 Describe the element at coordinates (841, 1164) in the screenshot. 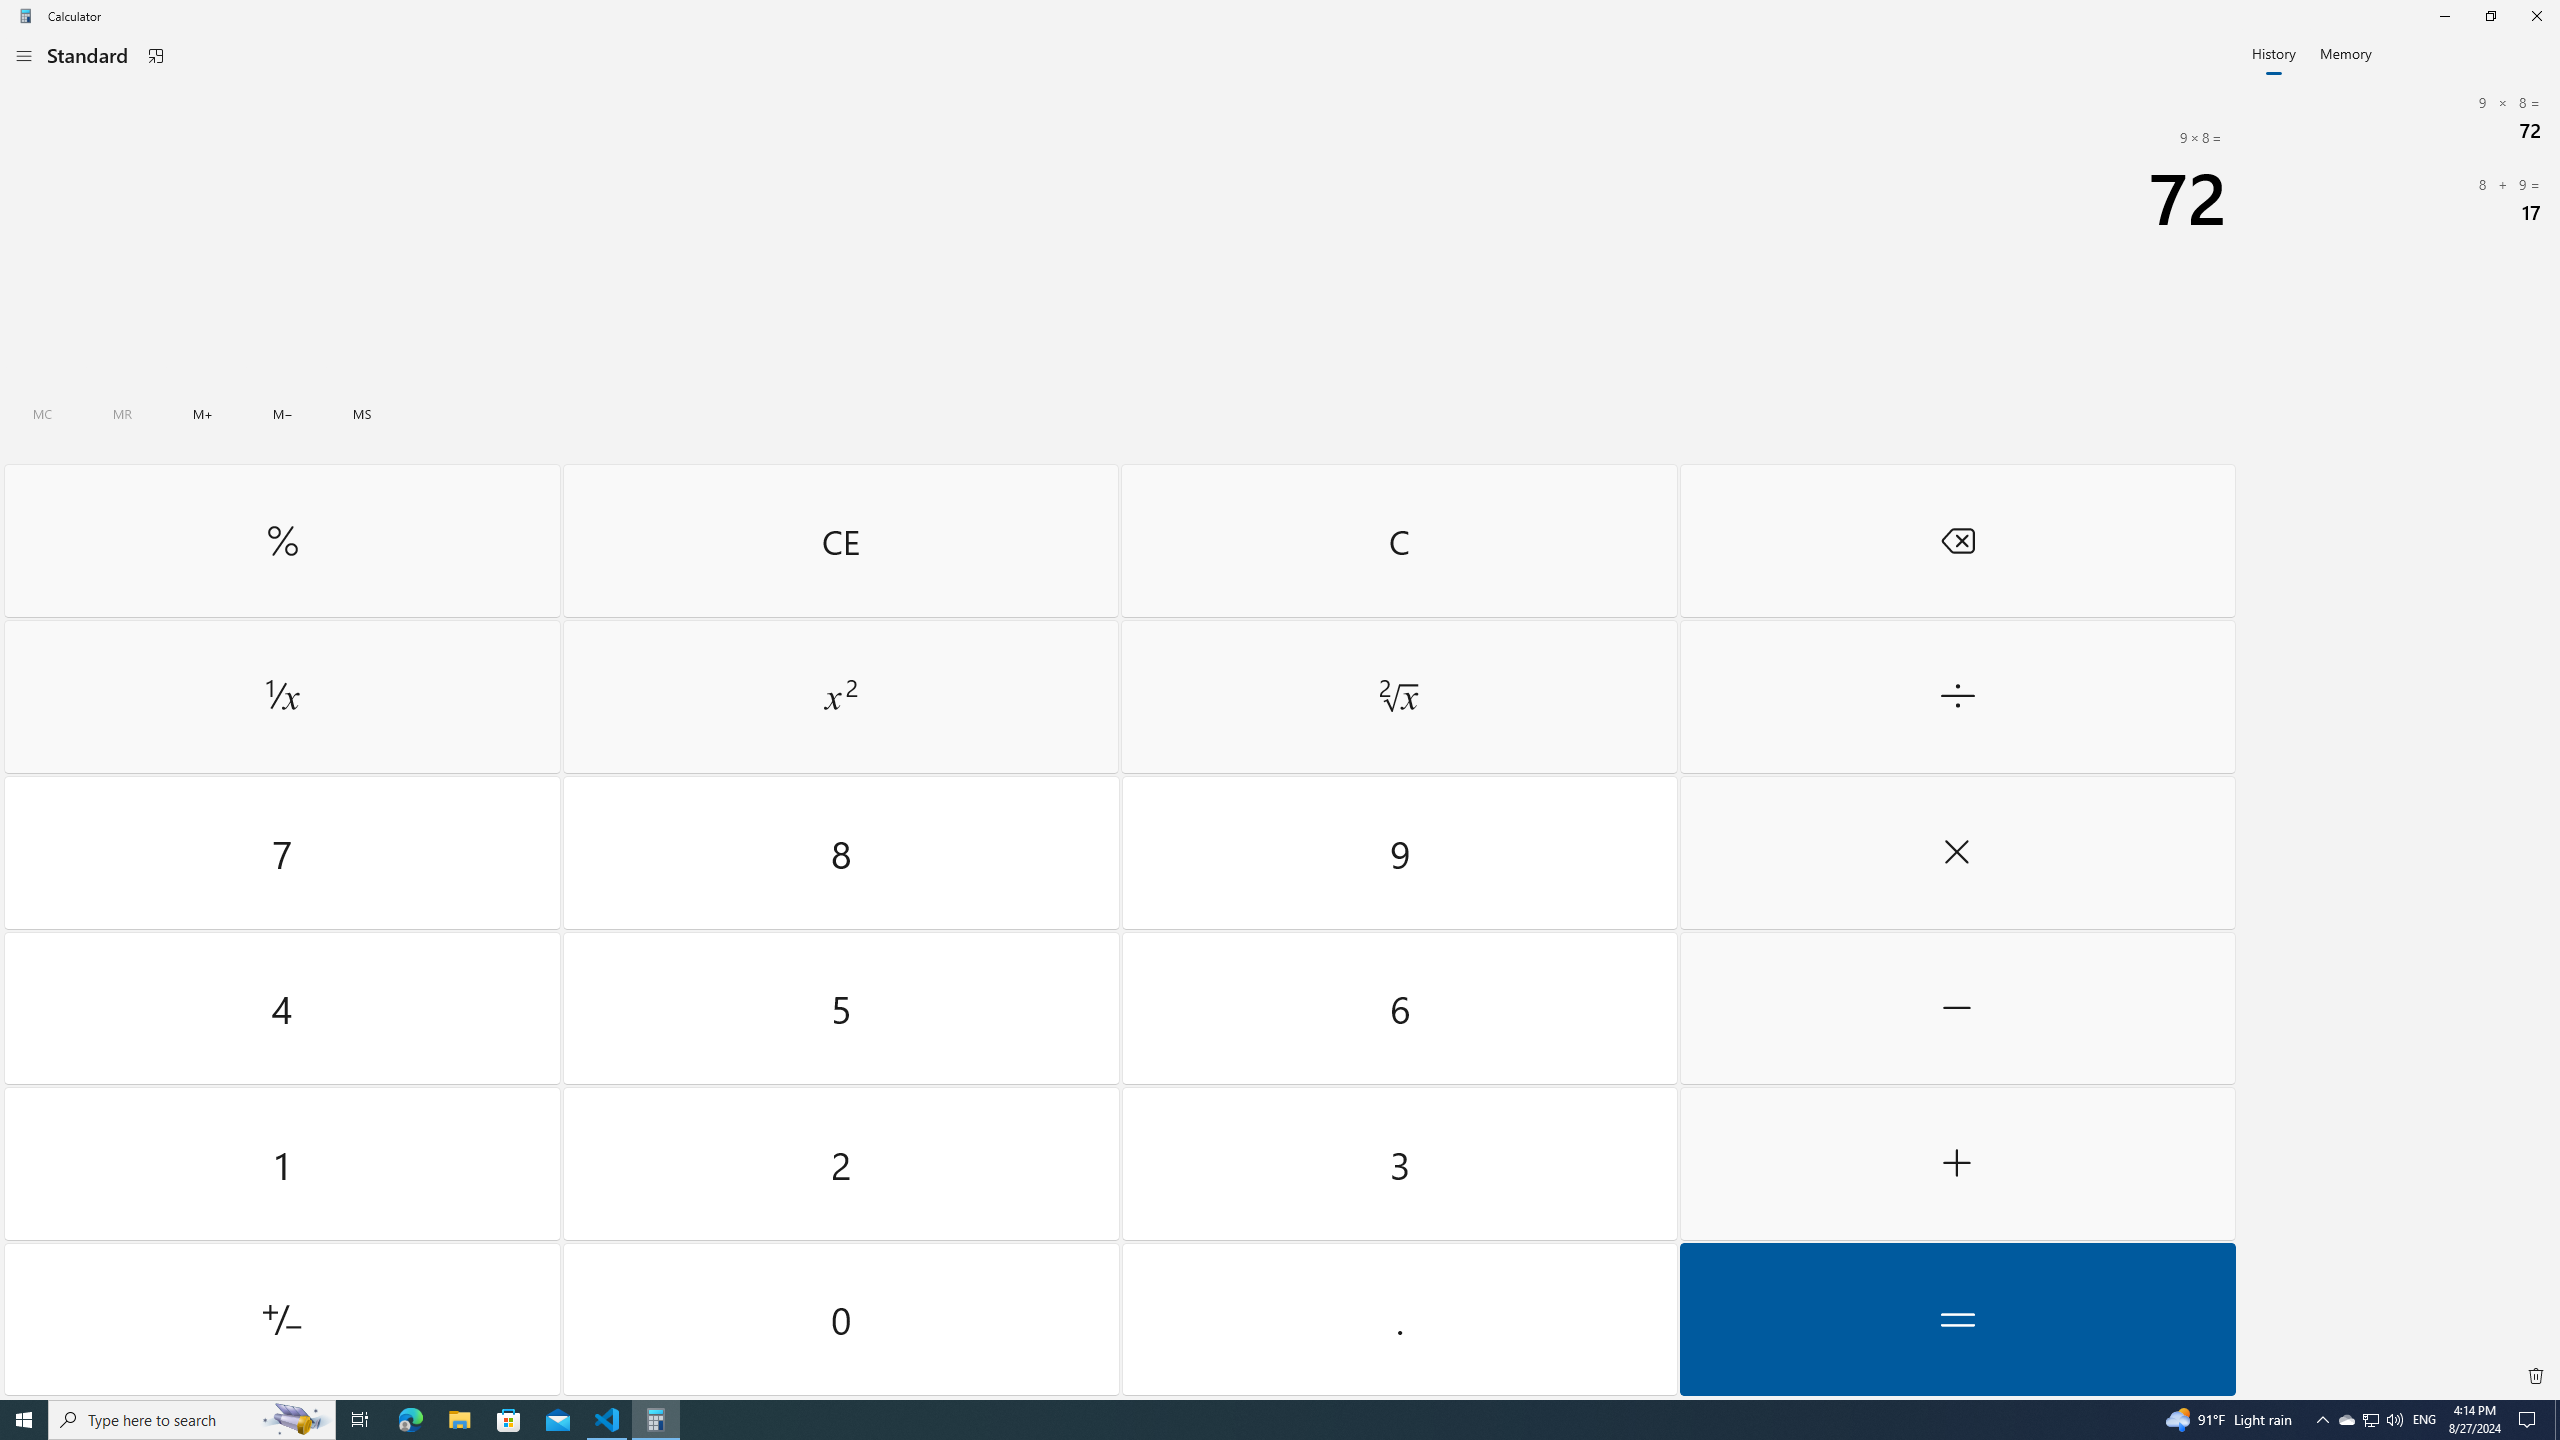

I see `'Two'` at that location.